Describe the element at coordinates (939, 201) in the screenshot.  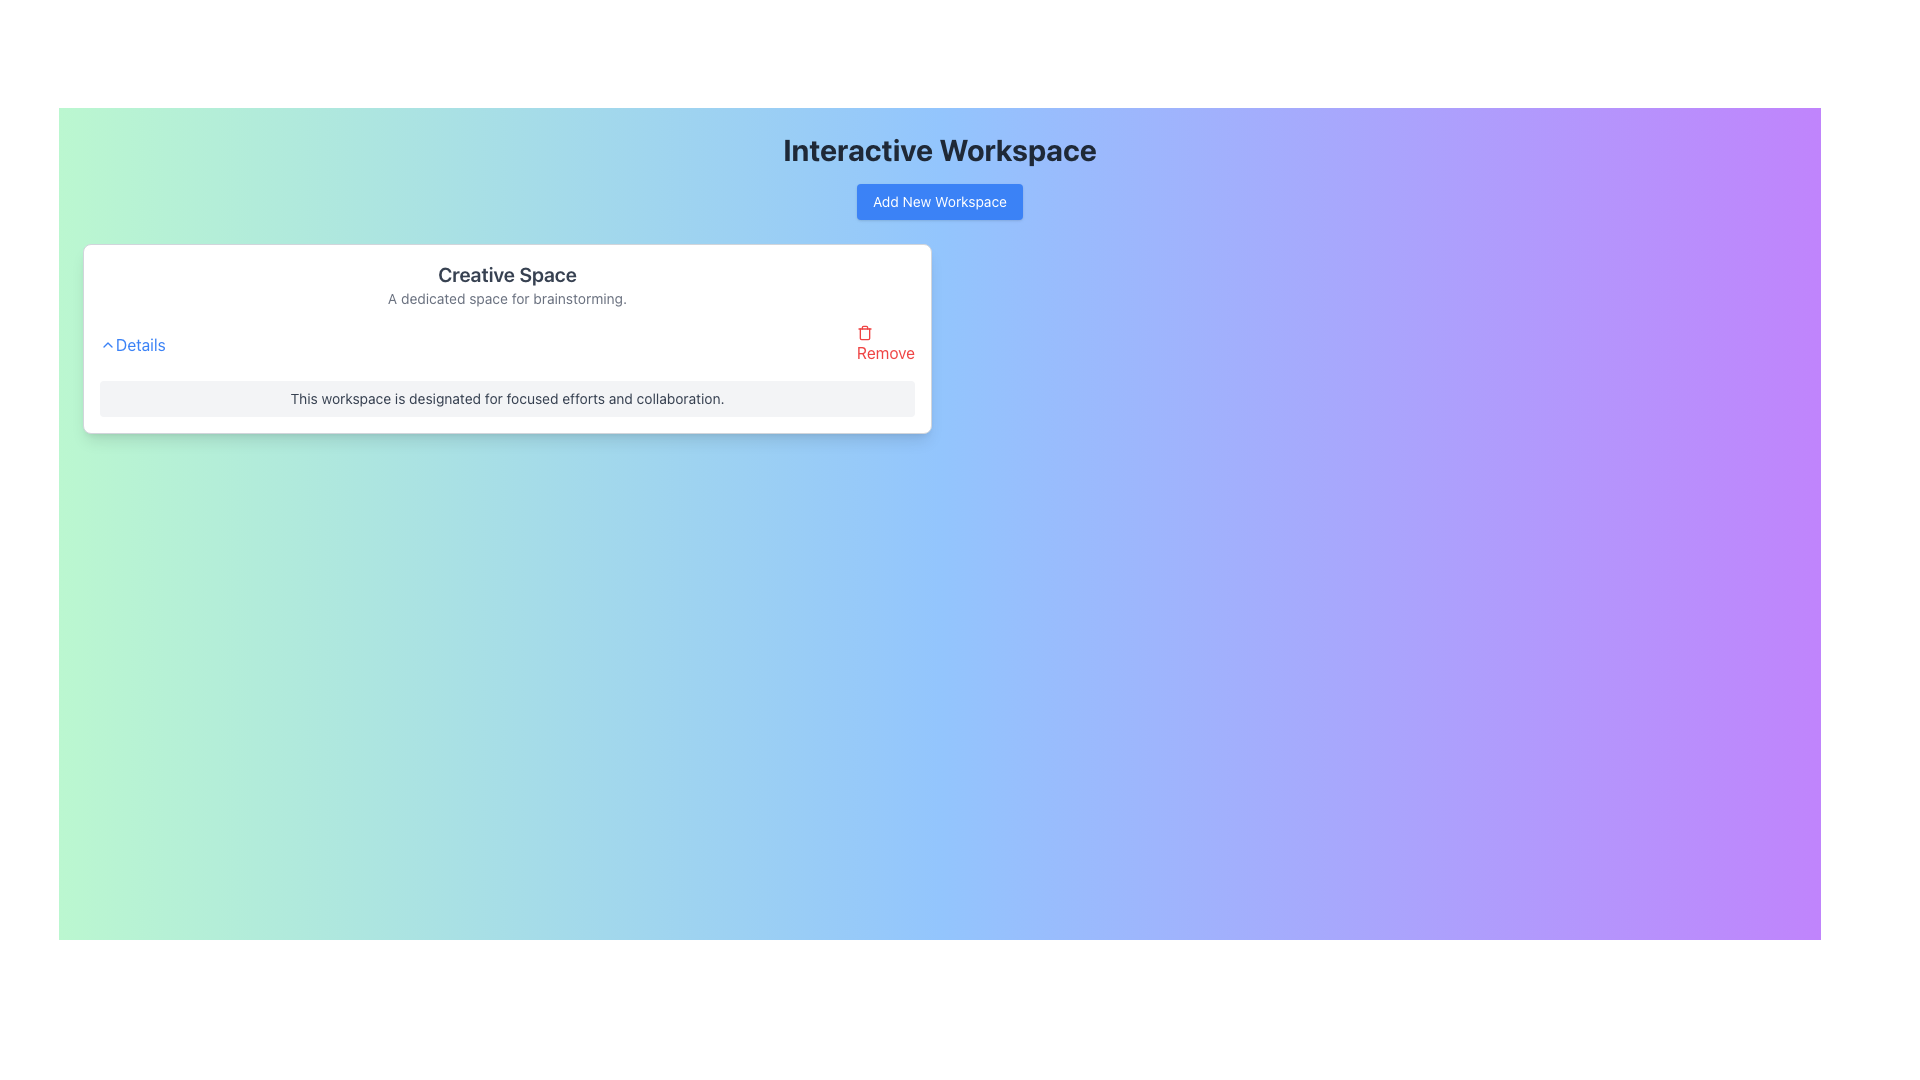
I see `the 'Add New Workspace' button with a blue background and white text` at that location.